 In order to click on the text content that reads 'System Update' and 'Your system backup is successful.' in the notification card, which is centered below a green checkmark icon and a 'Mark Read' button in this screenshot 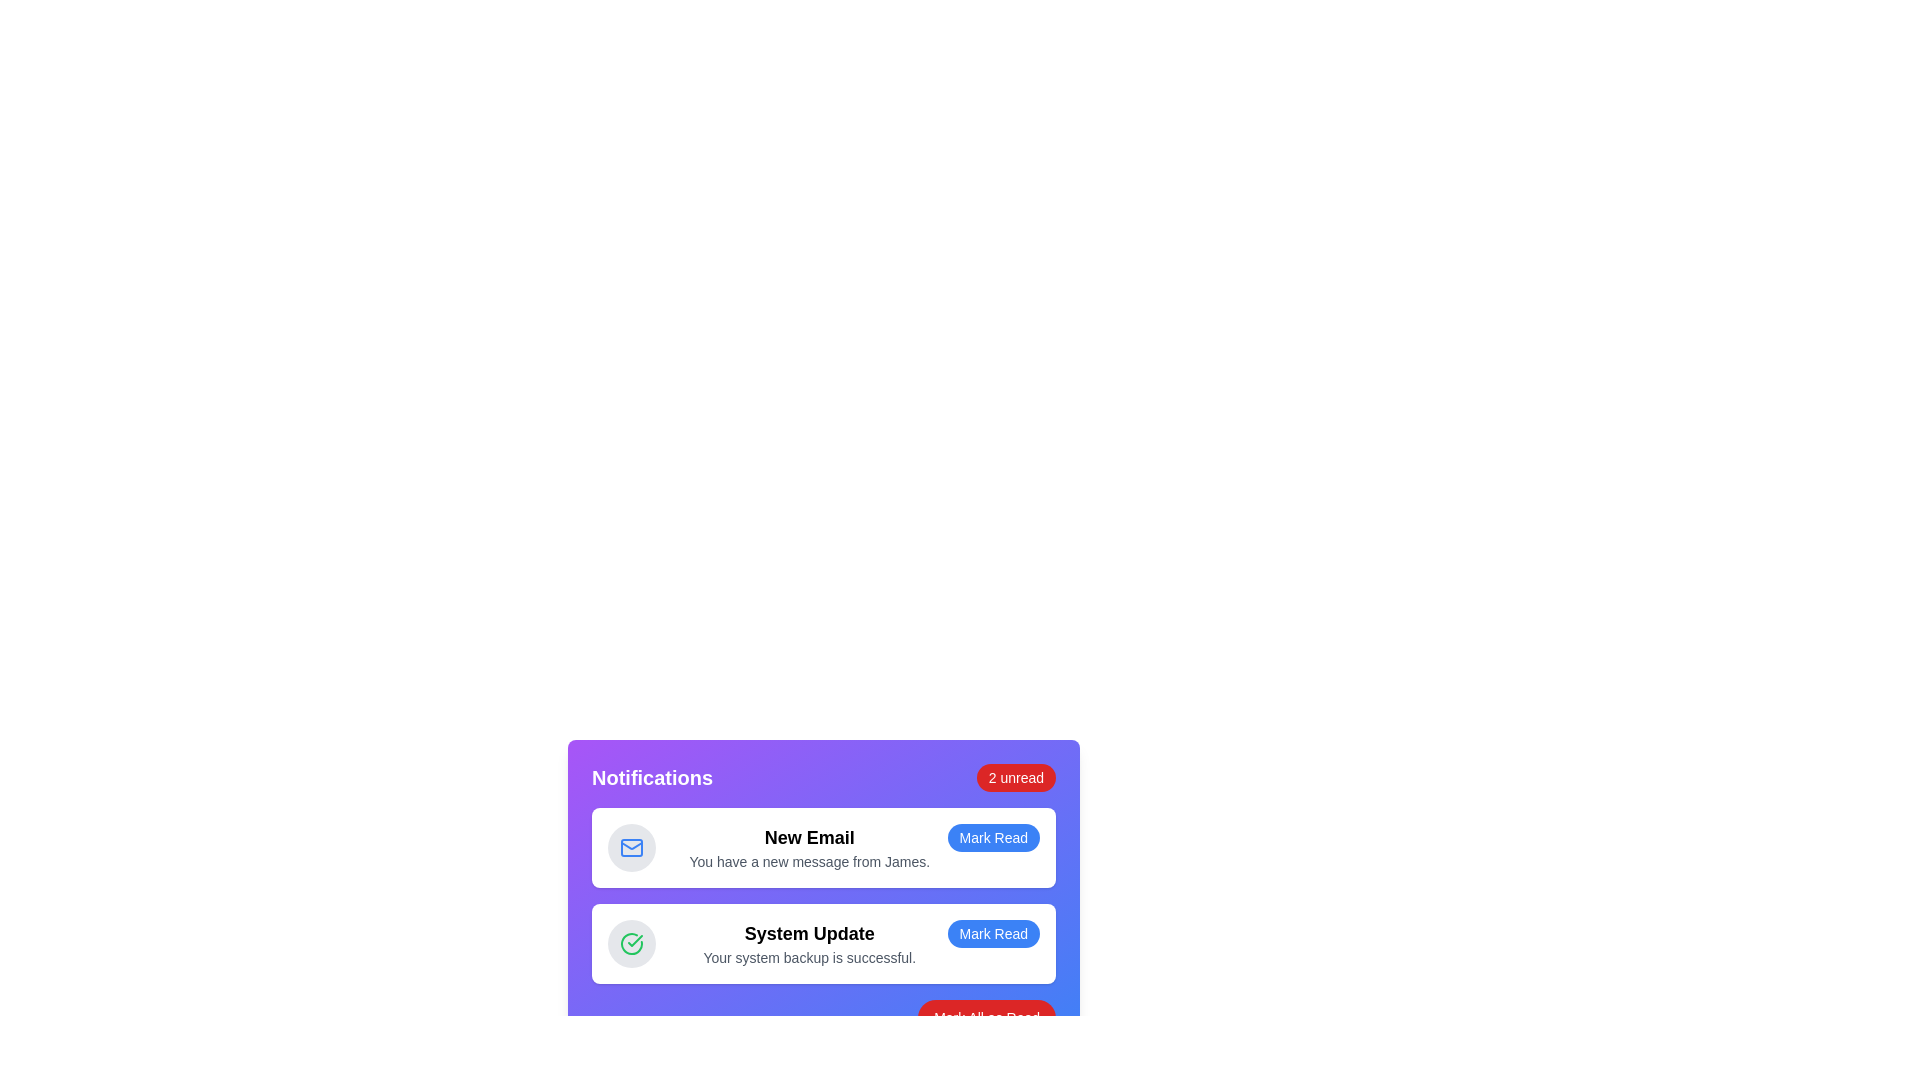, I will do `click(809, 944)`.